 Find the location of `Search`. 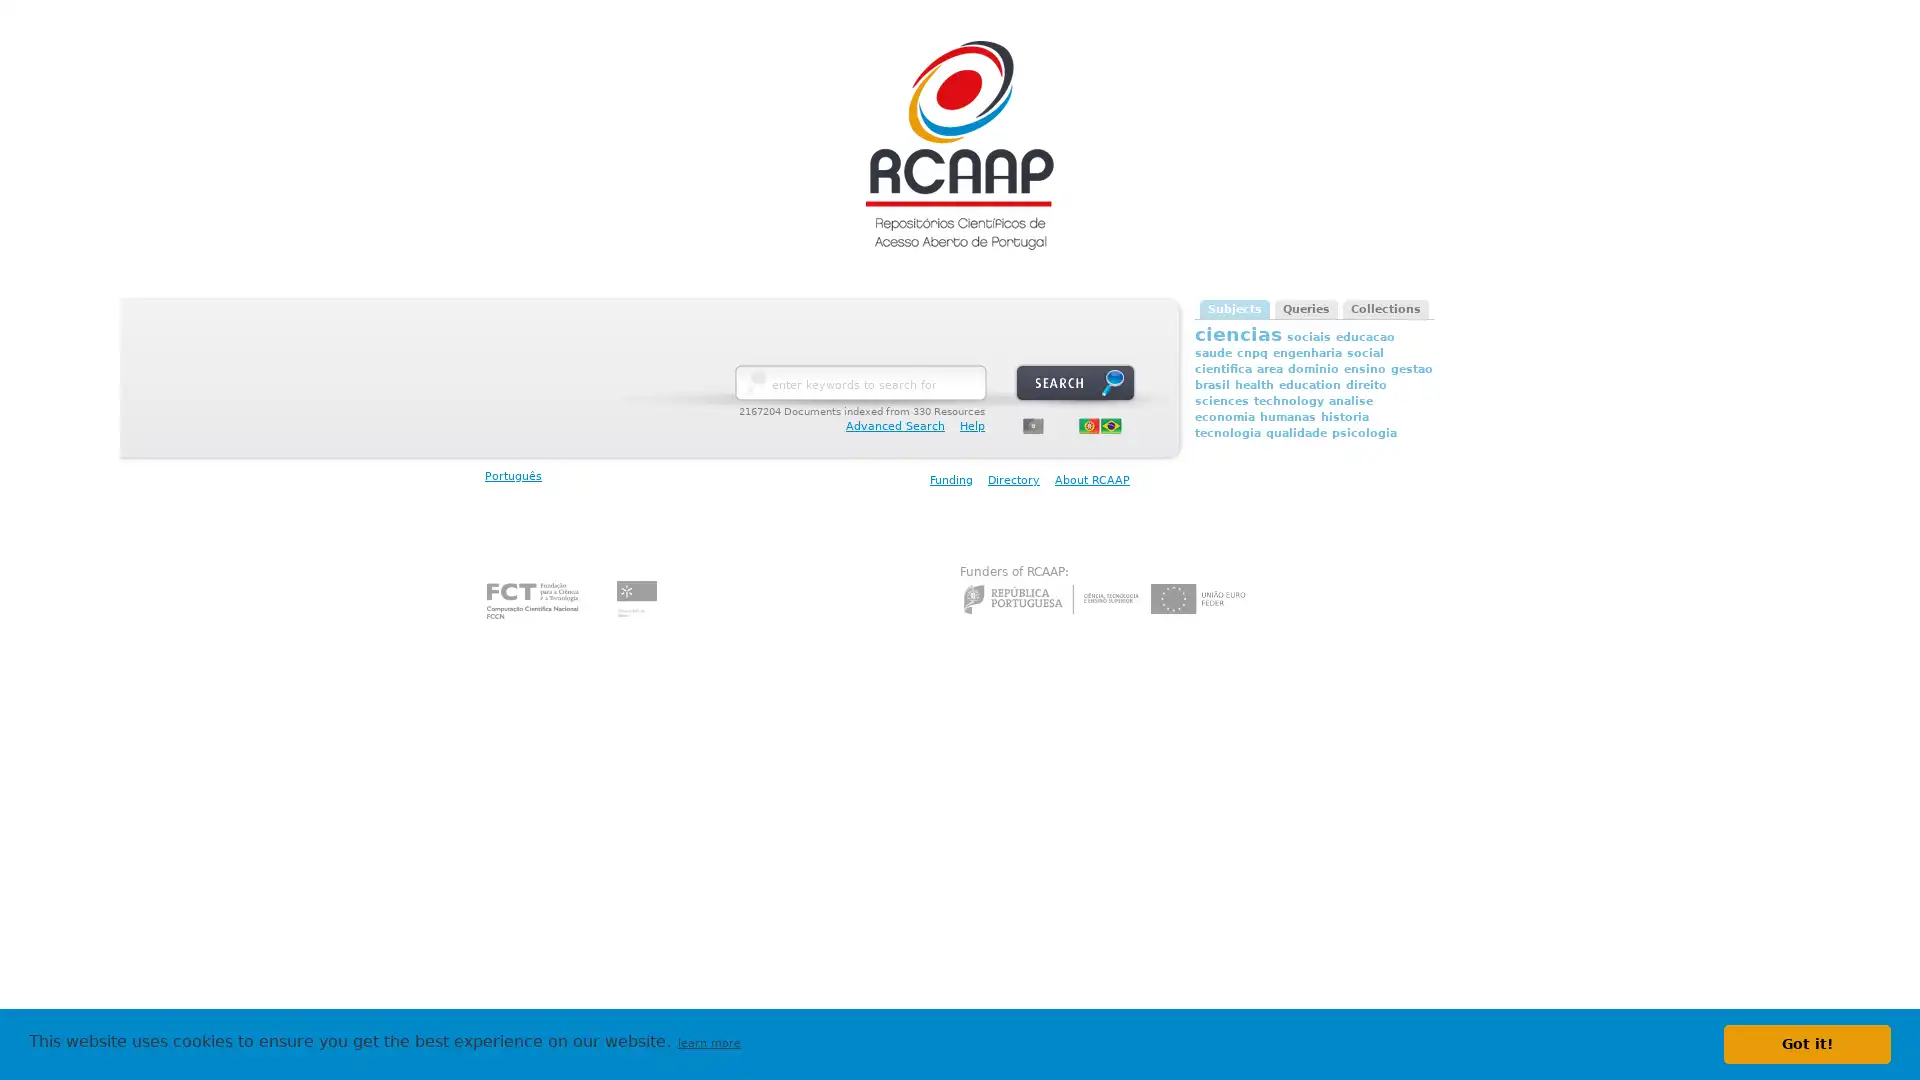

Search is located at coordinates (1074, 382).